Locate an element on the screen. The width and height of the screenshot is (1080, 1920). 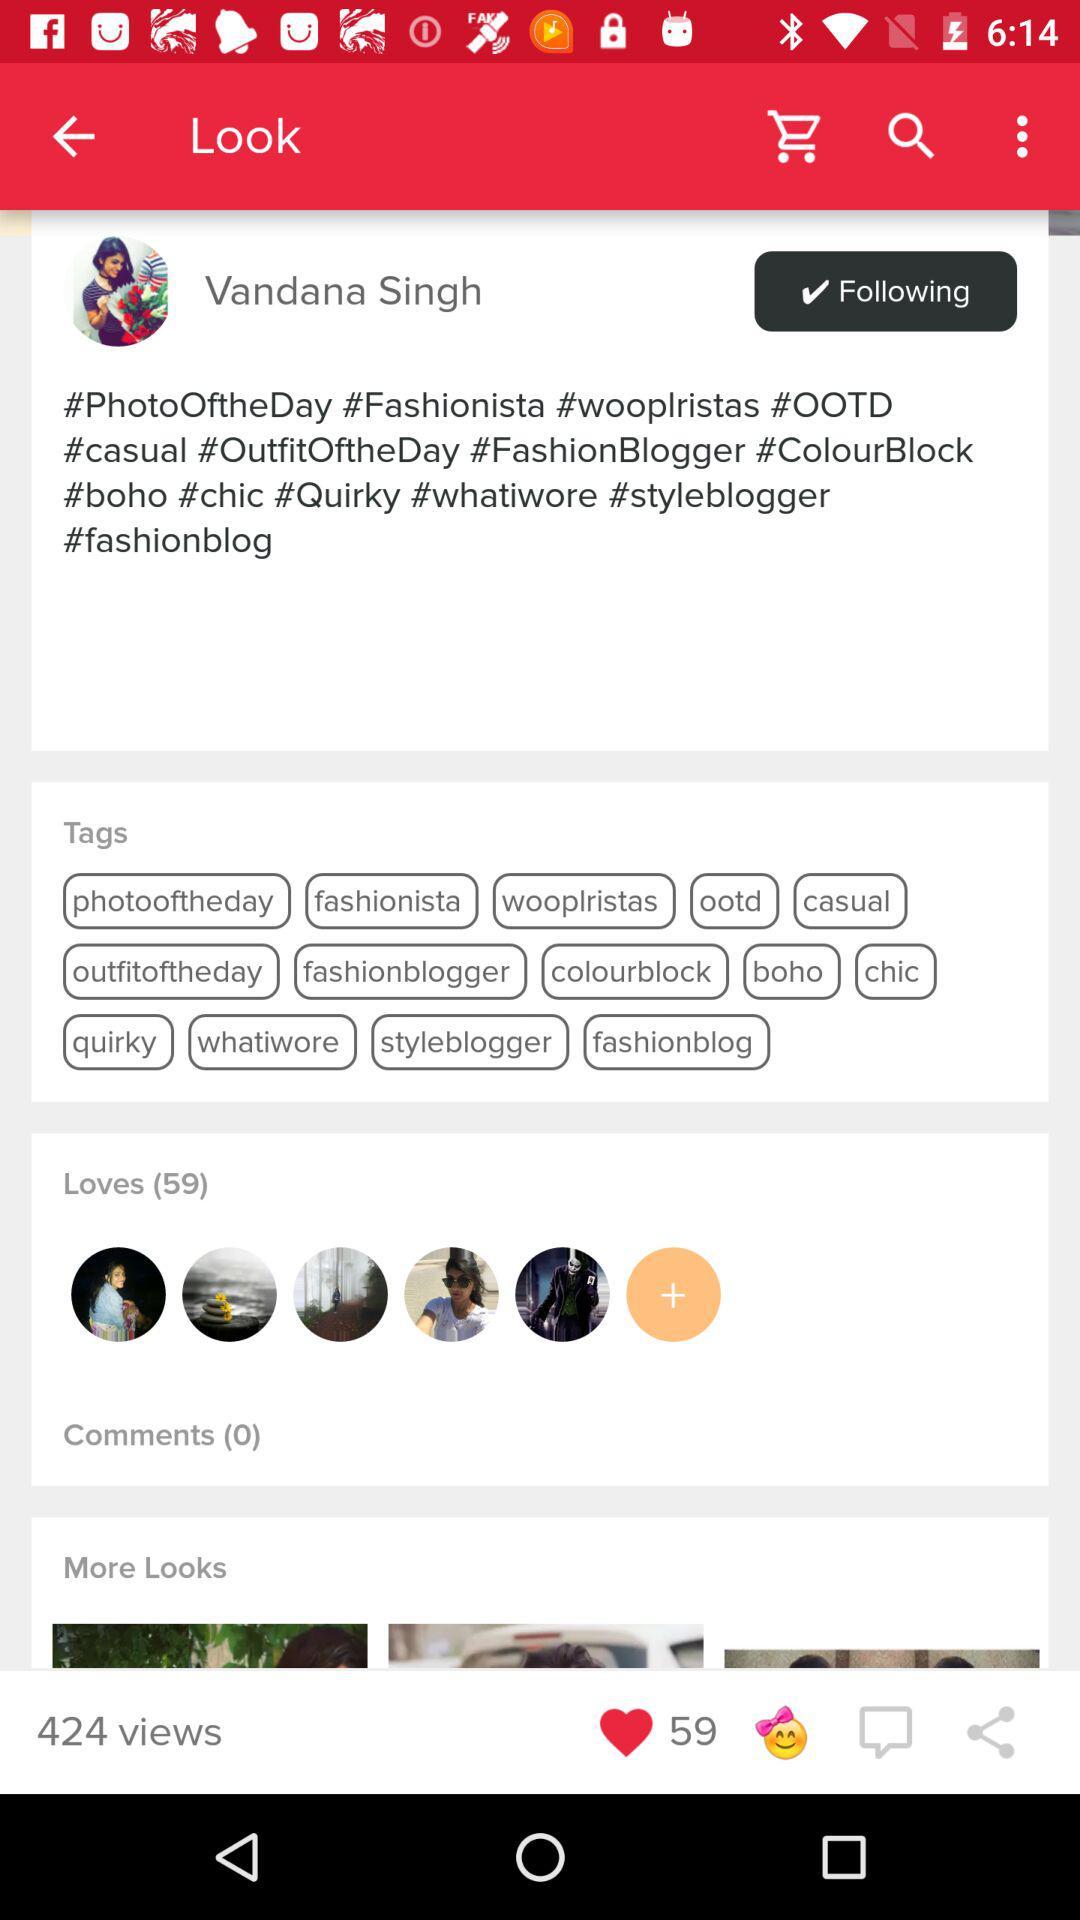
icon below the loves (59) item is located at coordinates (228, 1294).